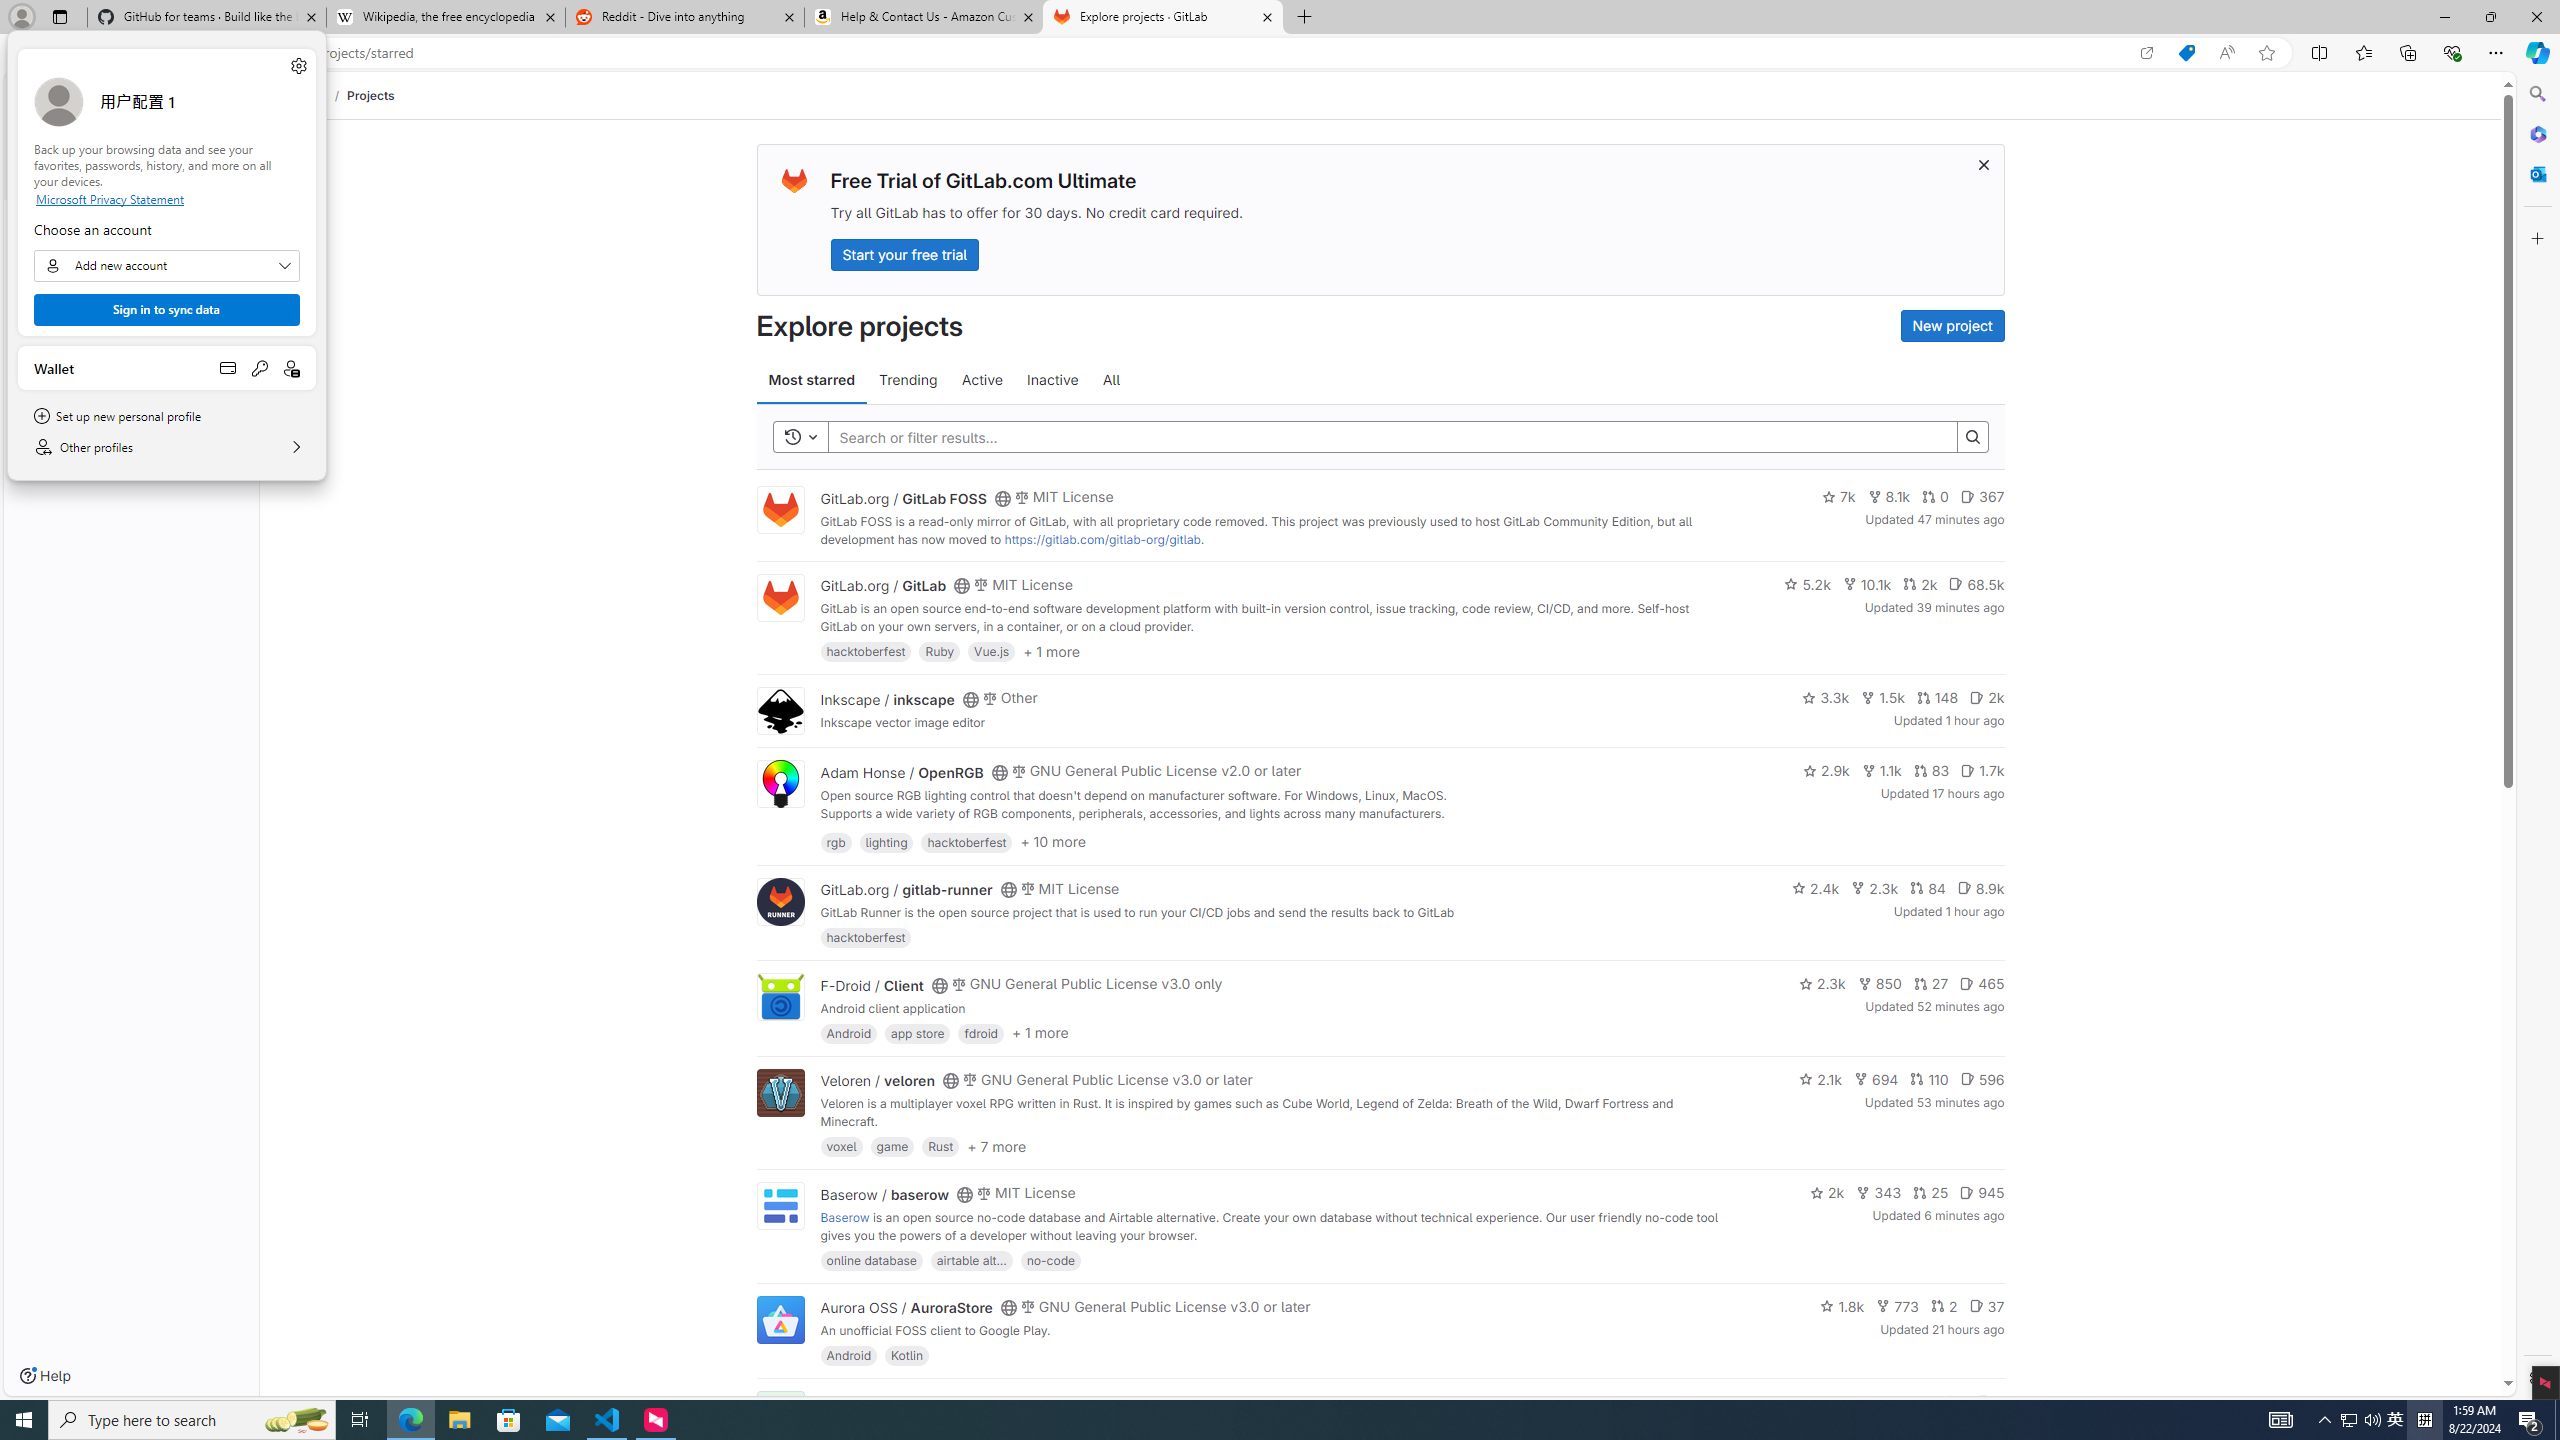 The image size is (2560, 1440). What do you see at coordinates (982, 379) in the screenshot?
I see `'Active'` at bounding box center [982, 379].